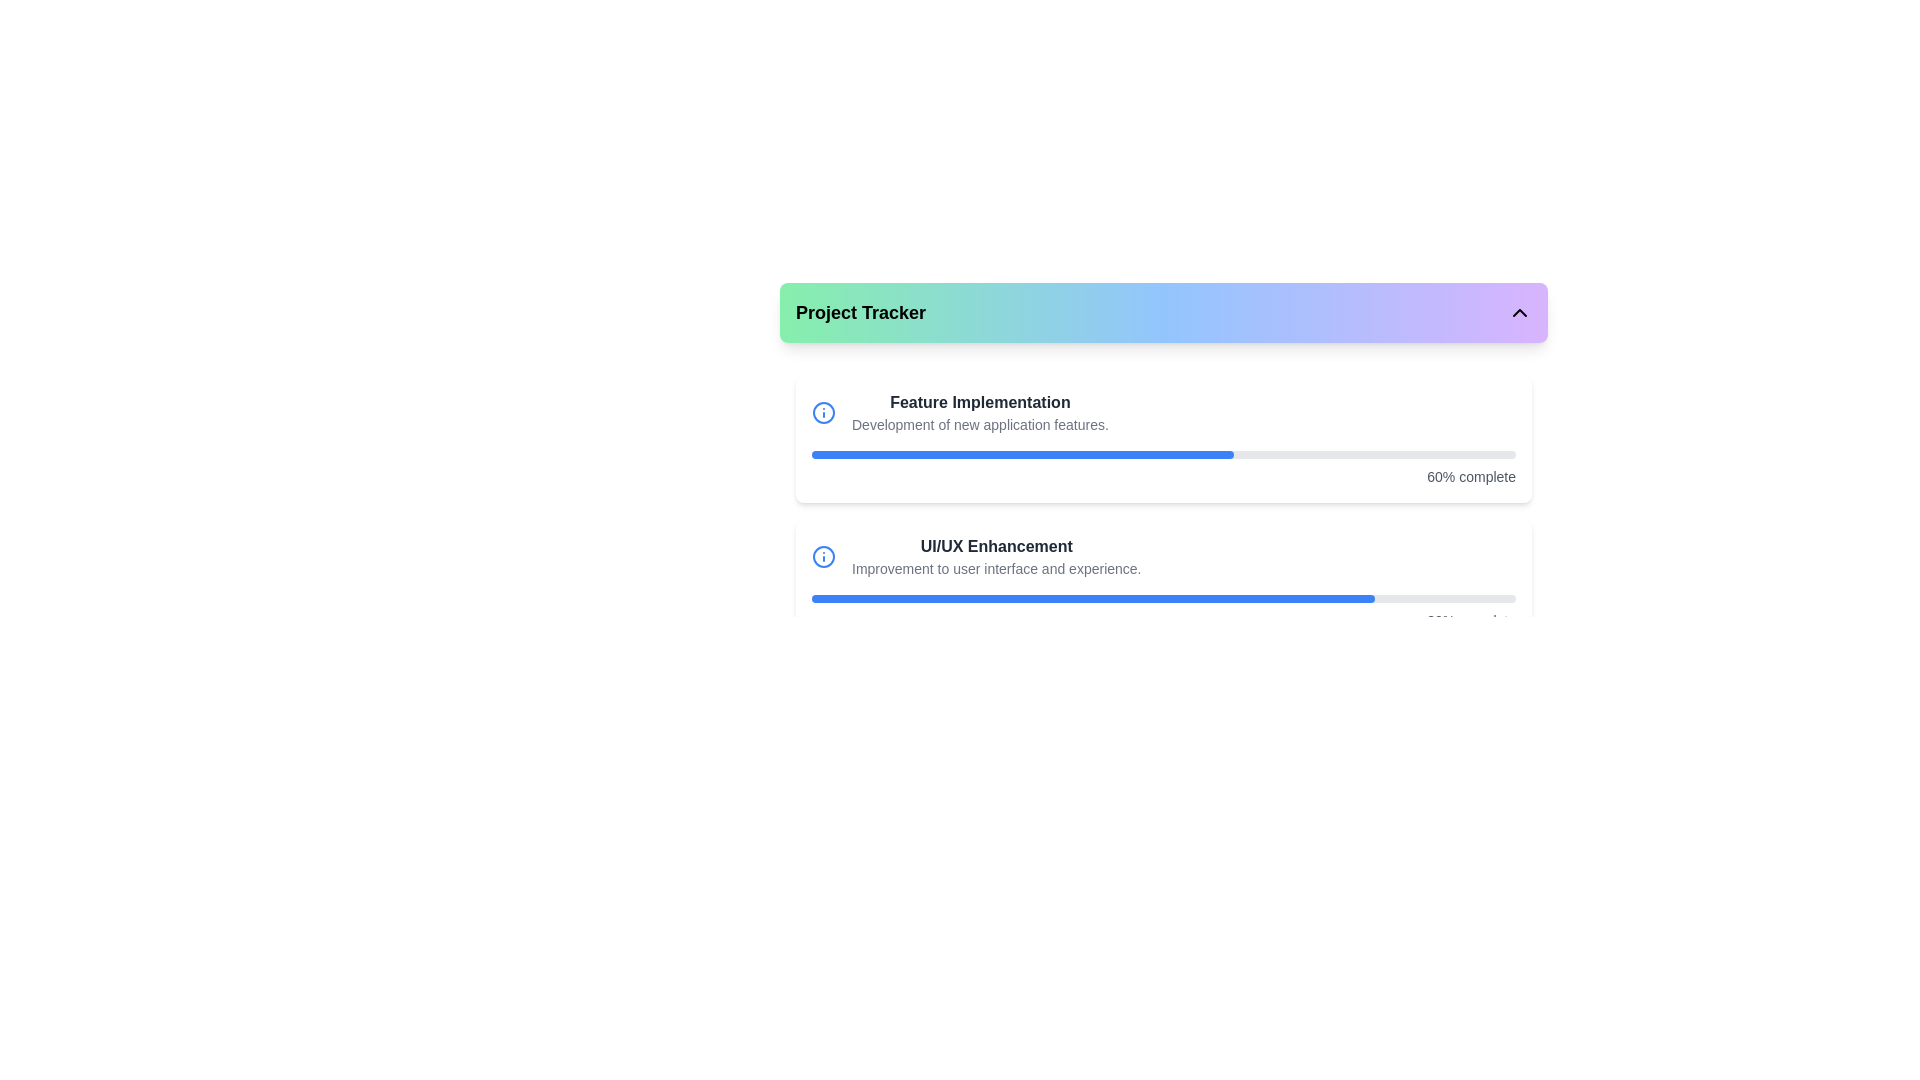  What do you see at coordinates (1163, 455) in the screenshot?
I see `the progress bar with a gray background and blue filled portion indicating progress, located within the 'Feature Implementation' card, above the '60% complete' text` at bounding box center [1163, 455].